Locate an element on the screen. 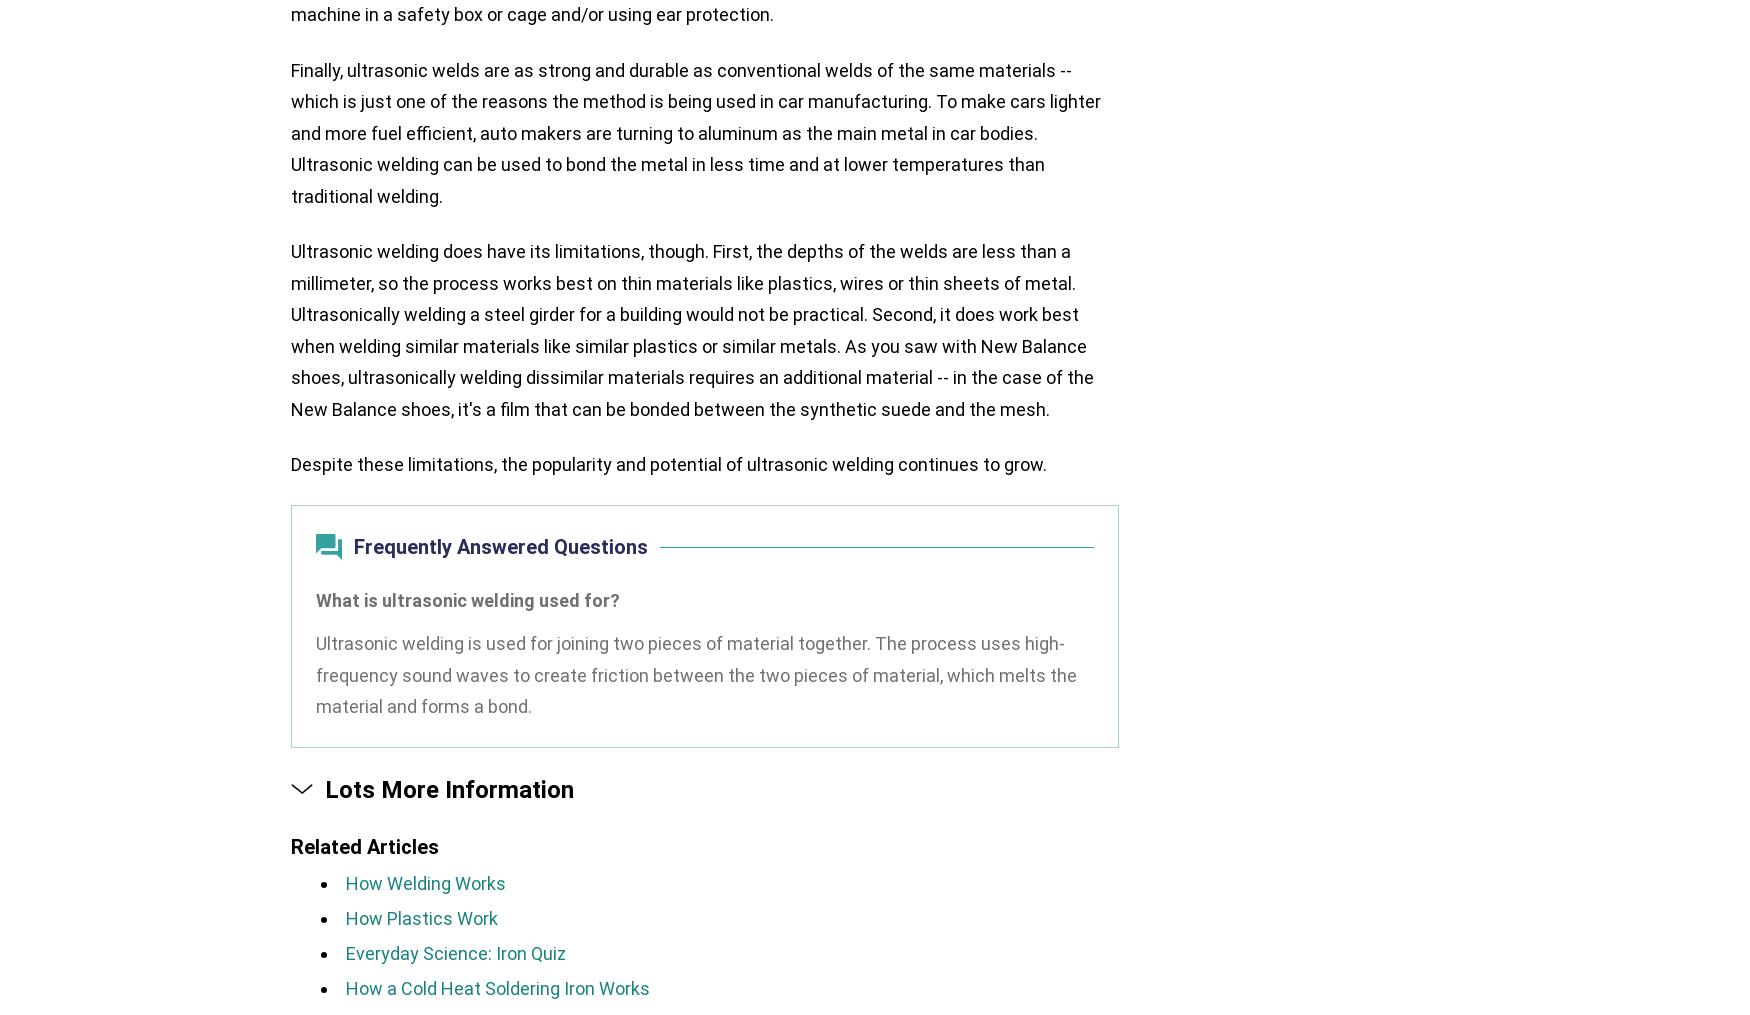 The image size is (1750, 1015). 'How Welding Works' is located at coordinates (424, 881).